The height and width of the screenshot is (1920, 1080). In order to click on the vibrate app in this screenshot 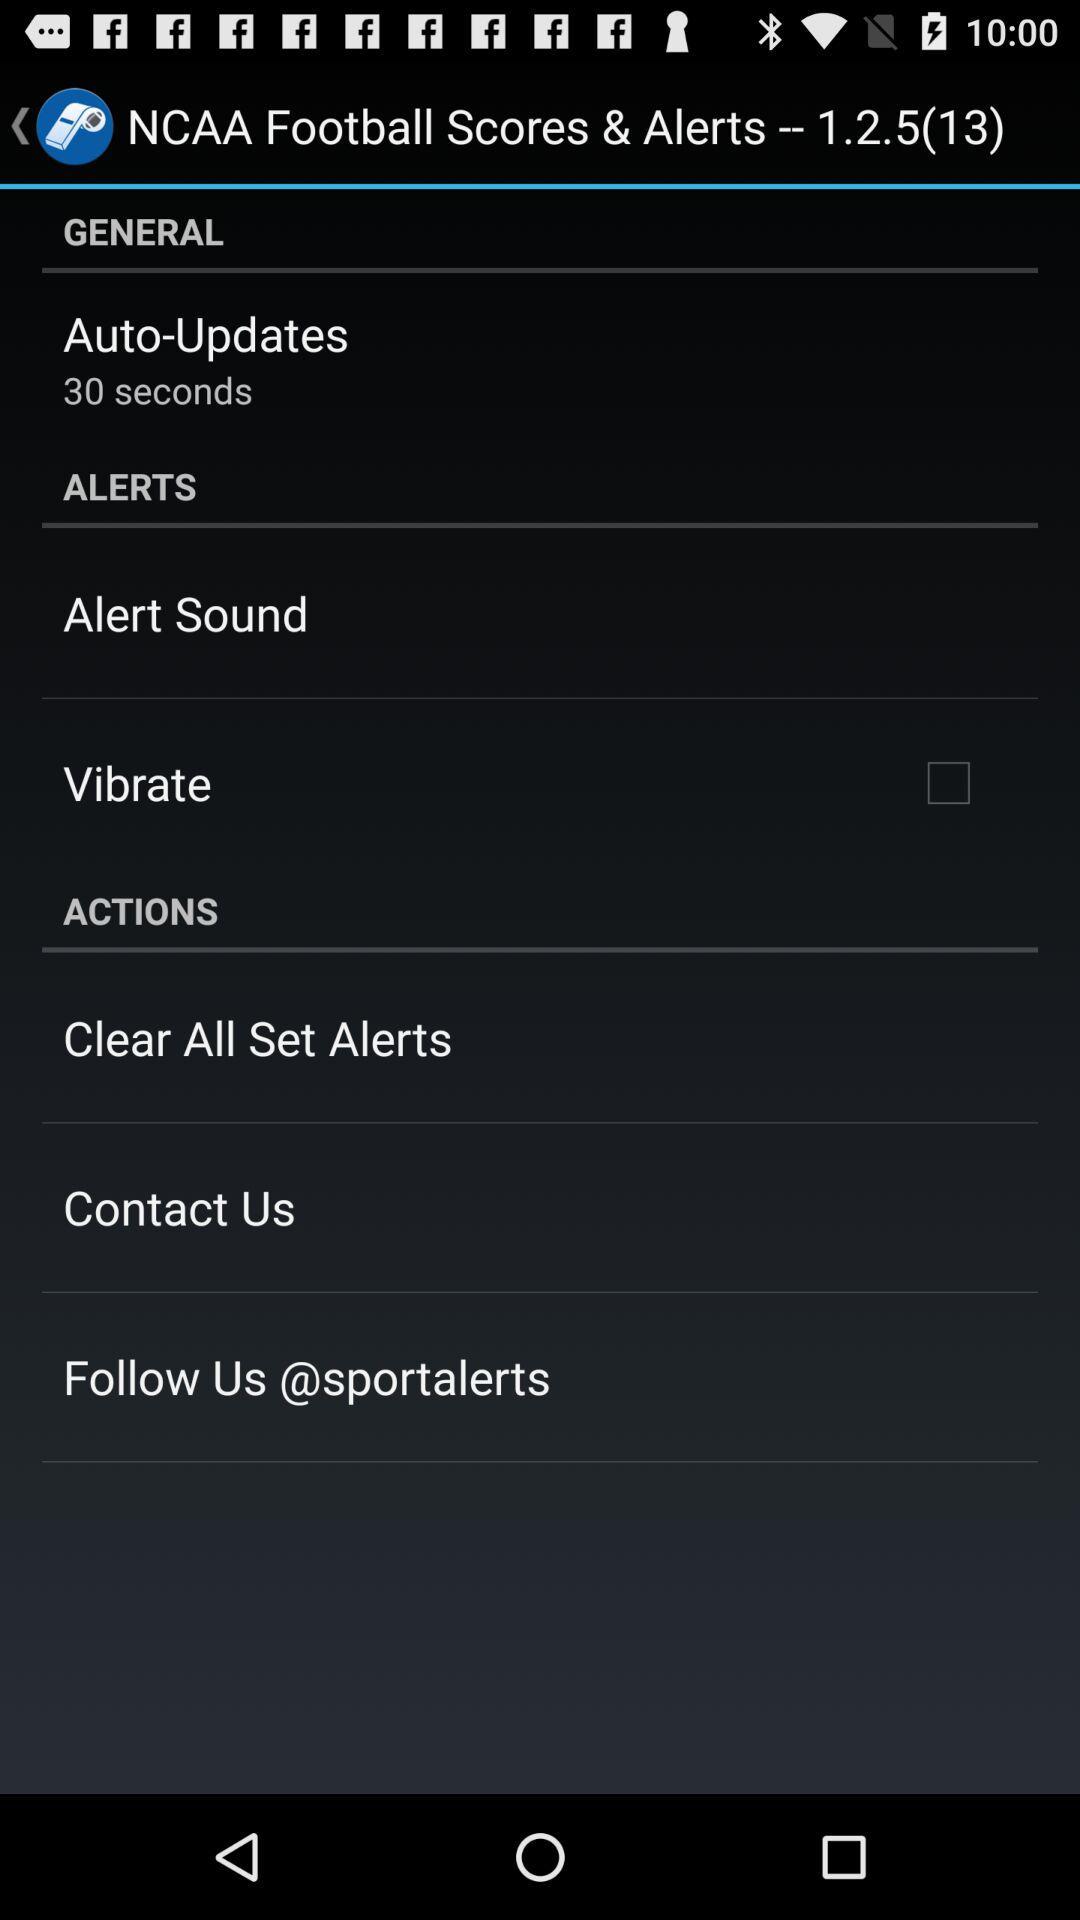, I will do `click(136, 781)`.